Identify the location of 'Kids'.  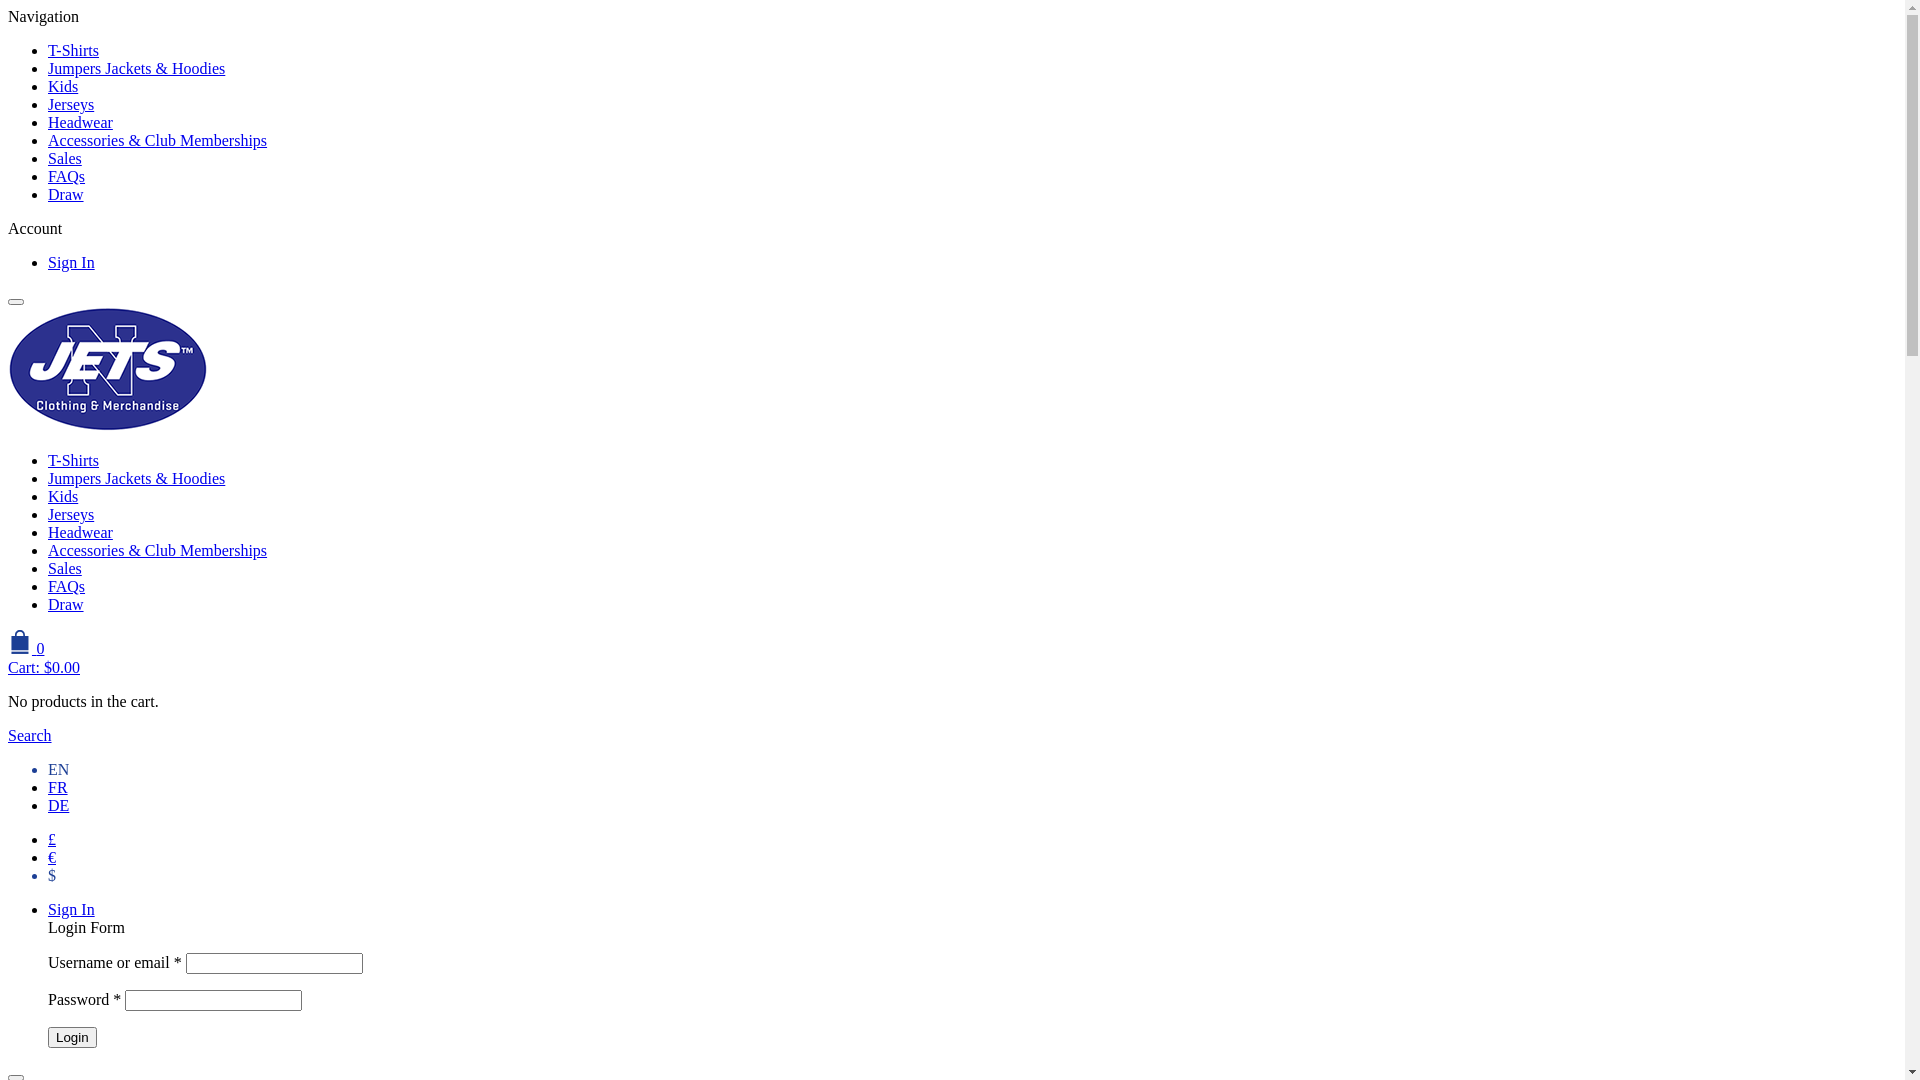
(62, 85).